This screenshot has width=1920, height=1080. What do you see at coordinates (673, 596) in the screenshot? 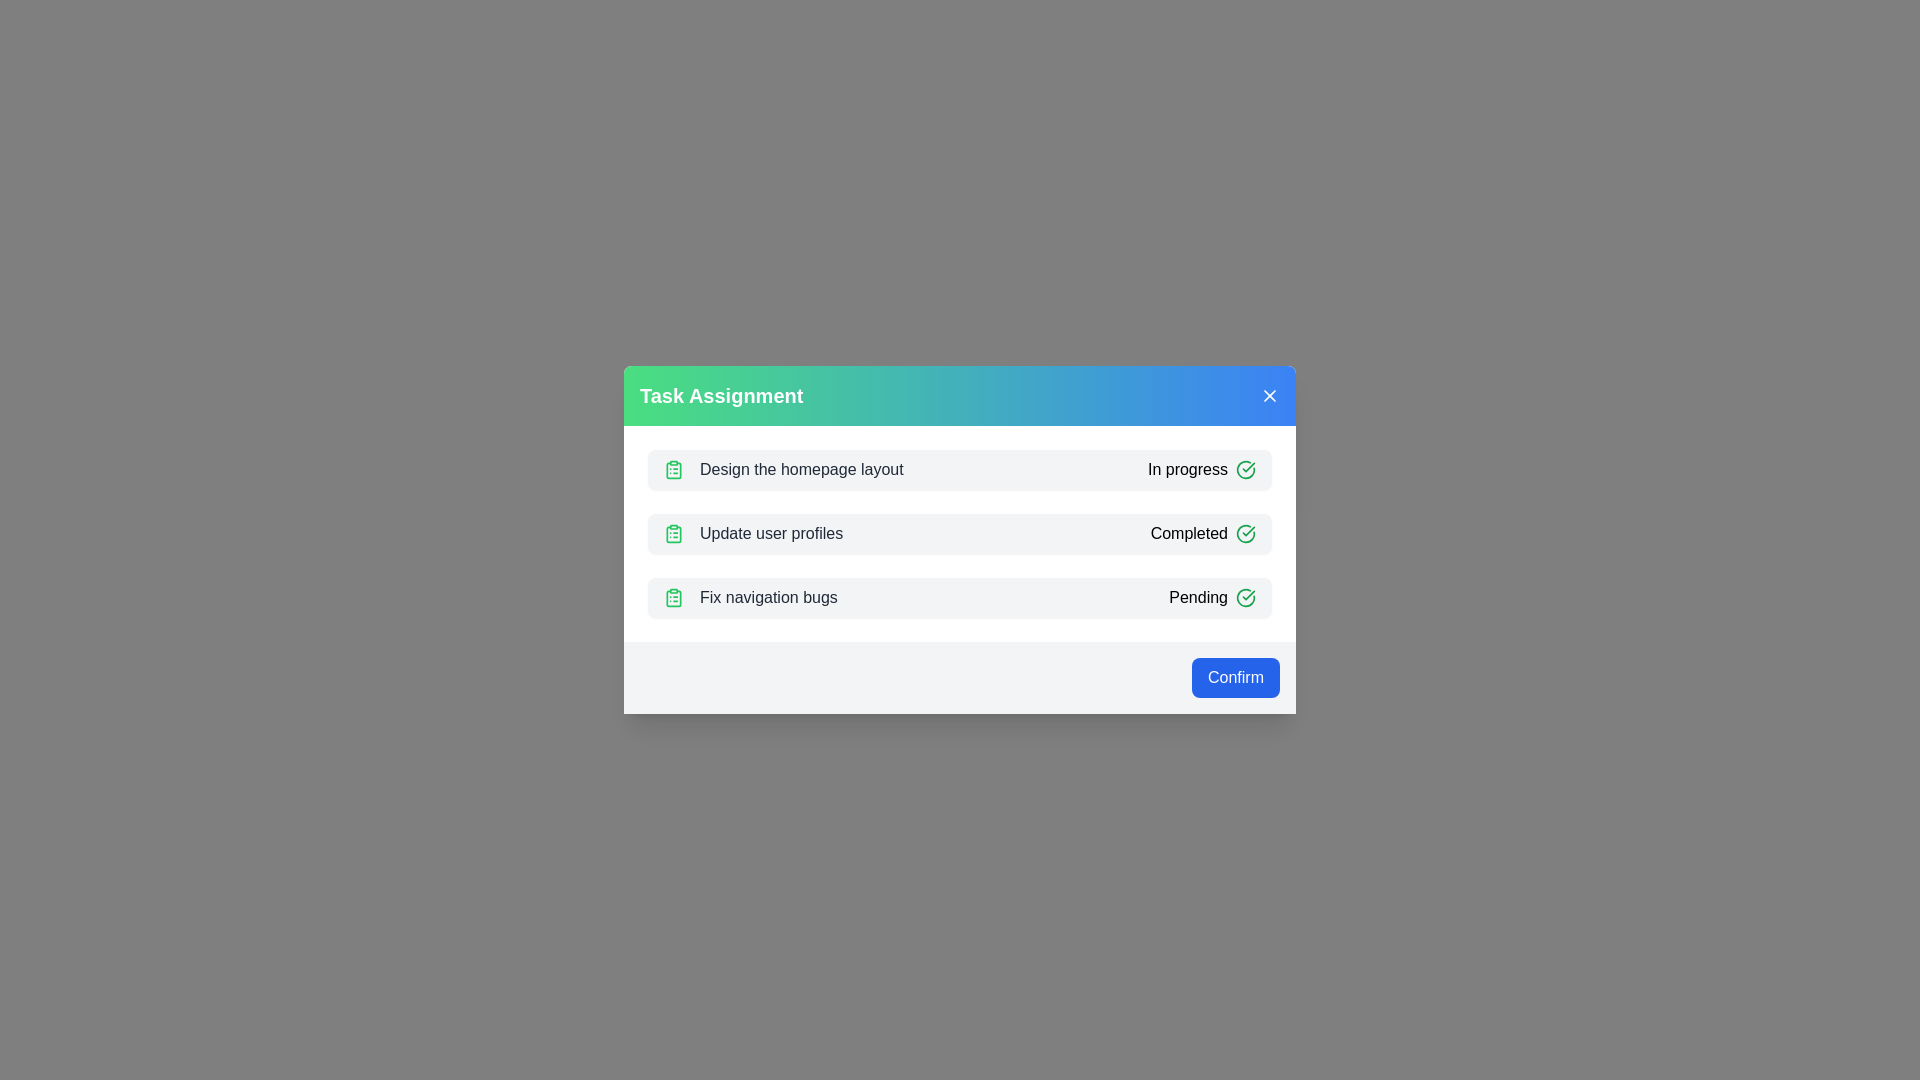
I see `the green clipboard list icon located next to the task description 'Fix navigation bugs.'` at bounding box center [673, 596].